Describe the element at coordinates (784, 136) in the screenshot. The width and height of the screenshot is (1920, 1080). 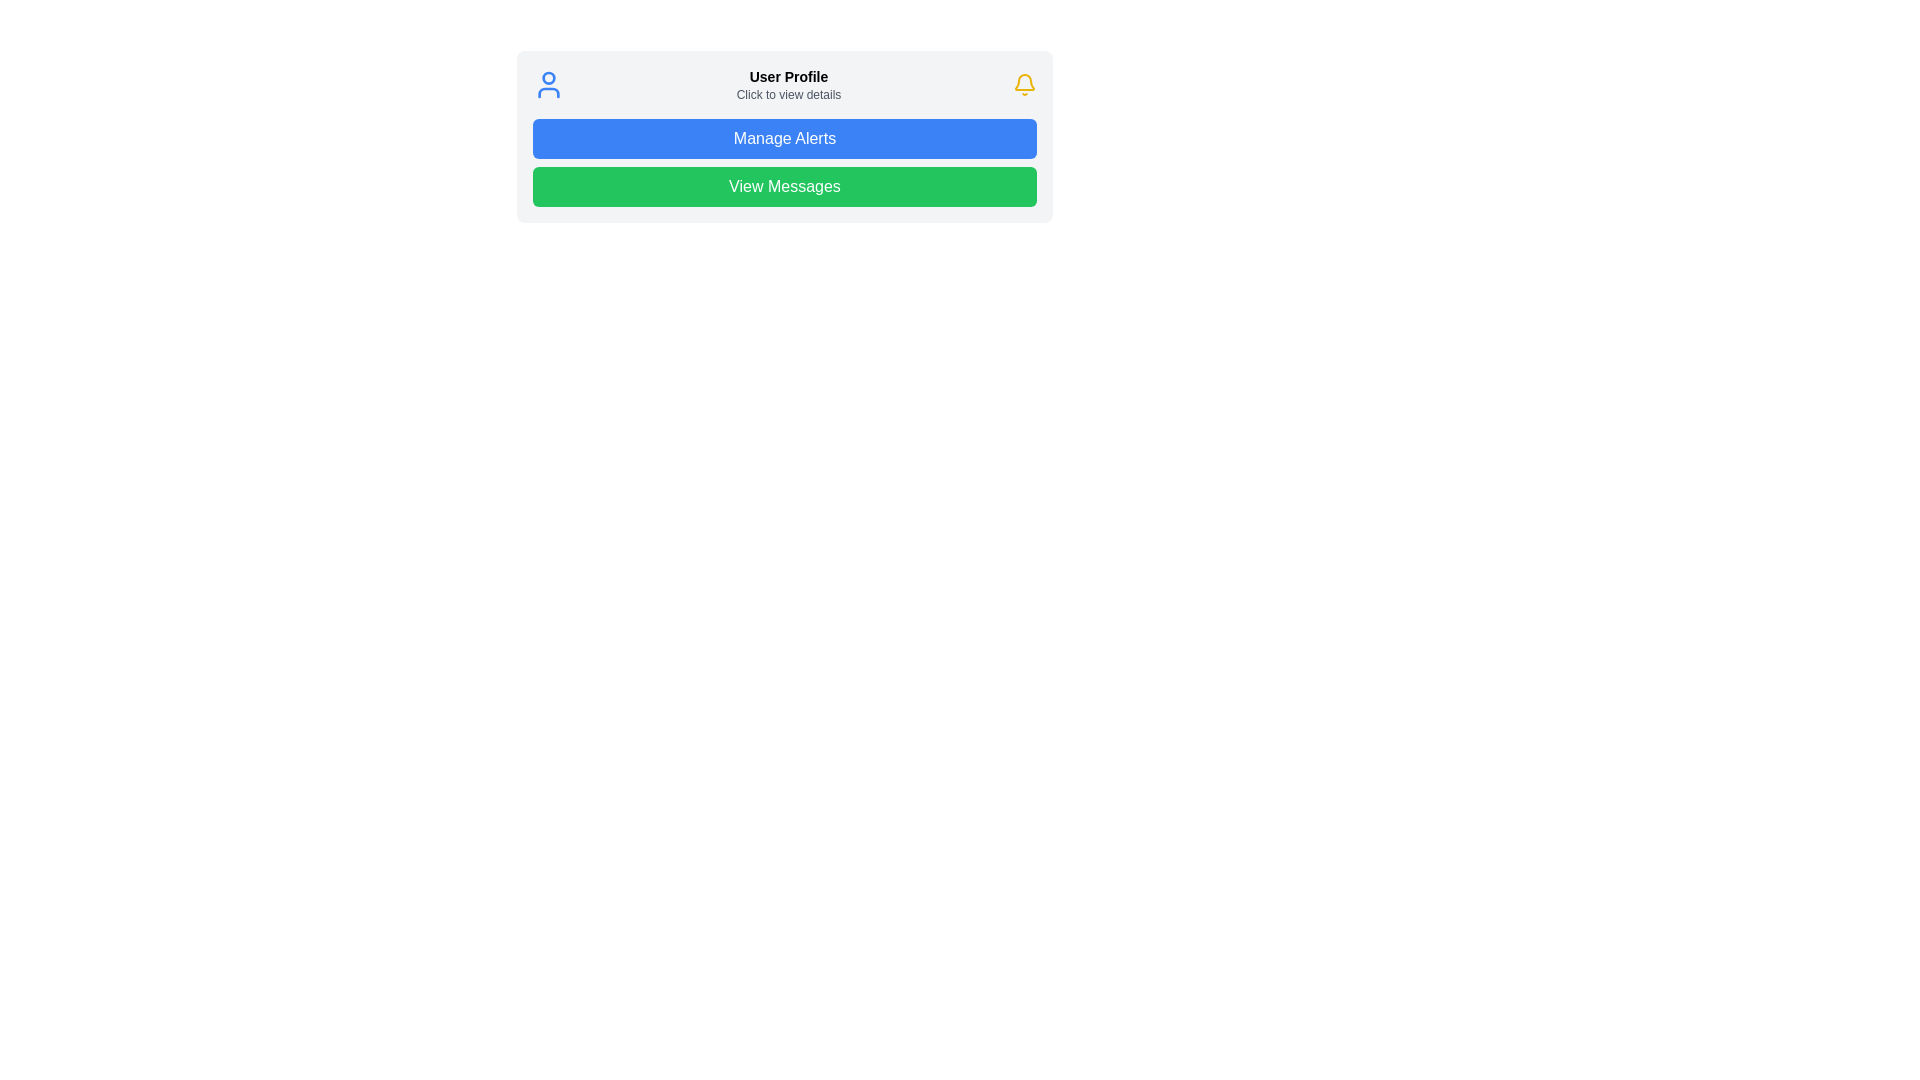
I see `the first button in the 'User Profile' panel that manages alert settings or view alert-related information` at that location.